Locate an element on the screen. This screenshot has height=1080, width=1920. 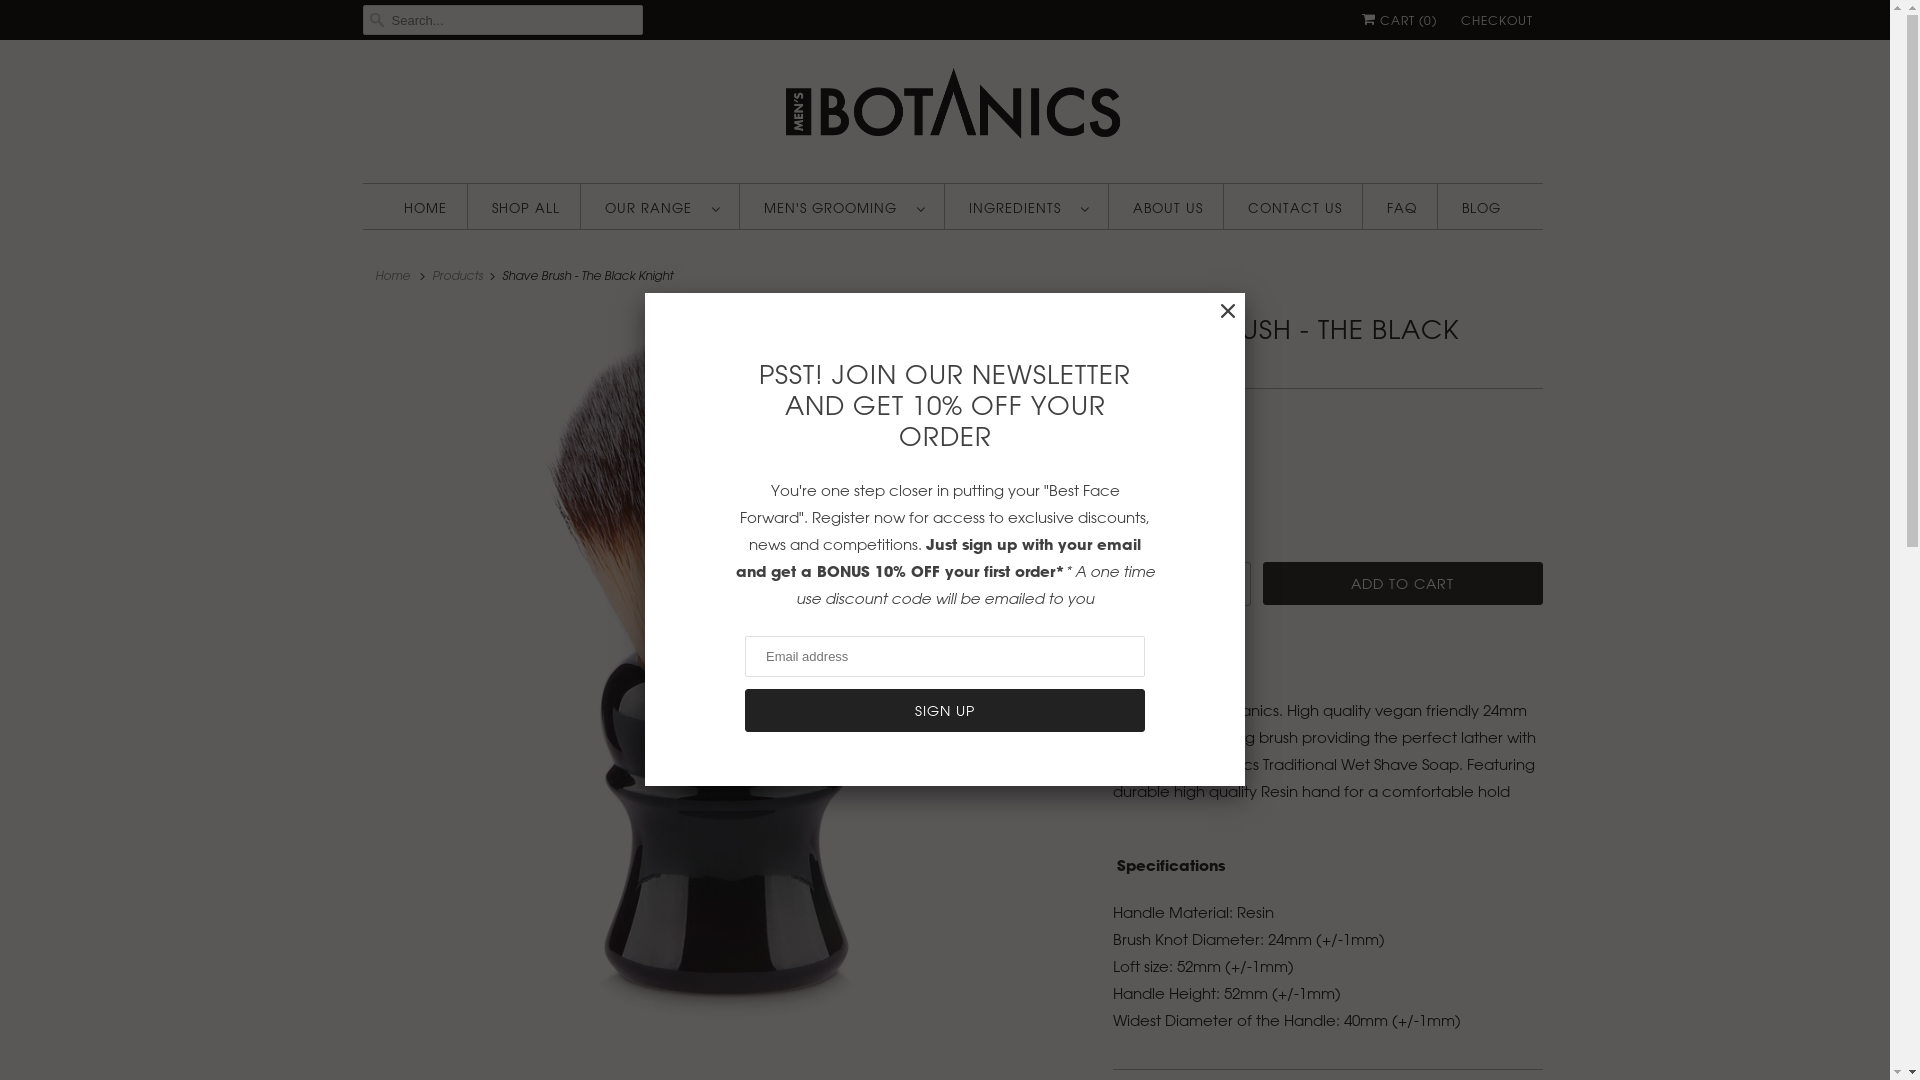
'Shave Brush  - The Black Knight' is located at coordinates (727, 672).